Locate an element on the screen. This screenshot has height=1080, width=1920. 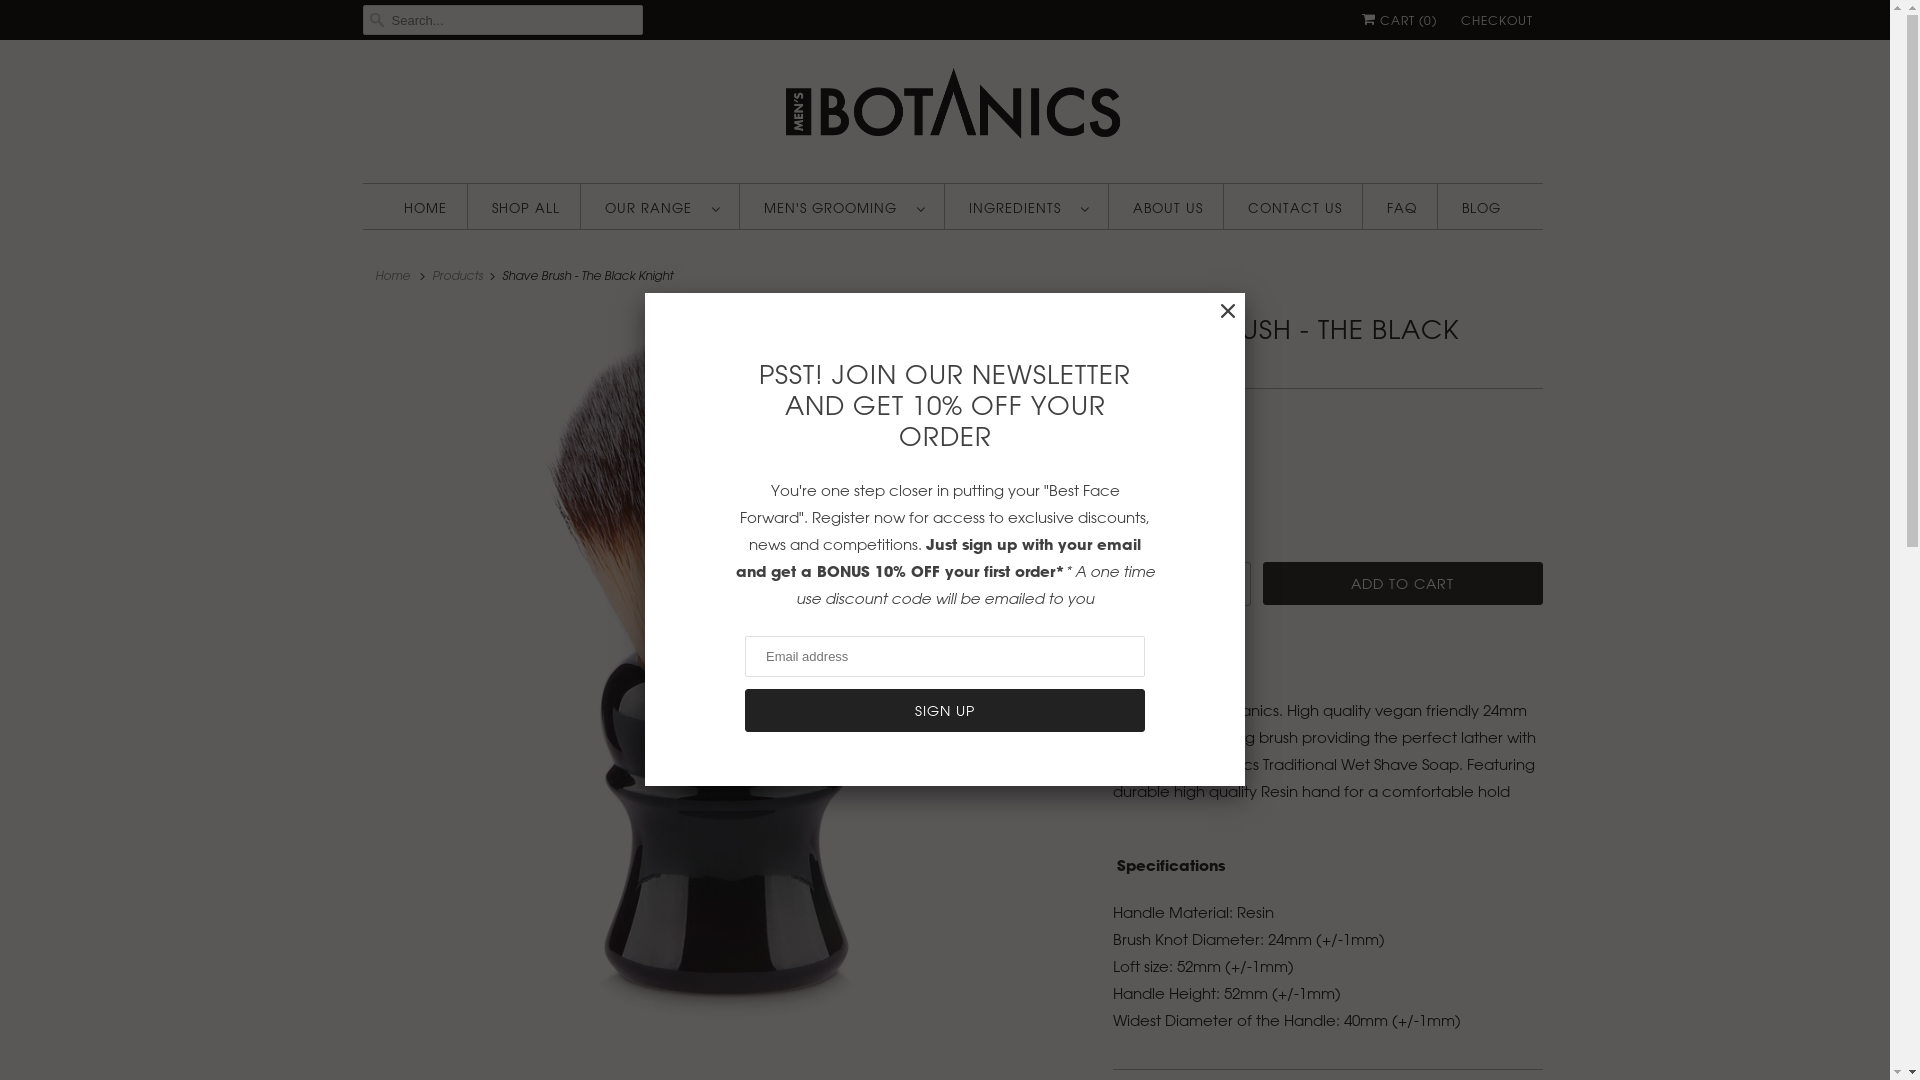
'Shave Brush  - The Black Knight' is located at coordinates (727, 672).